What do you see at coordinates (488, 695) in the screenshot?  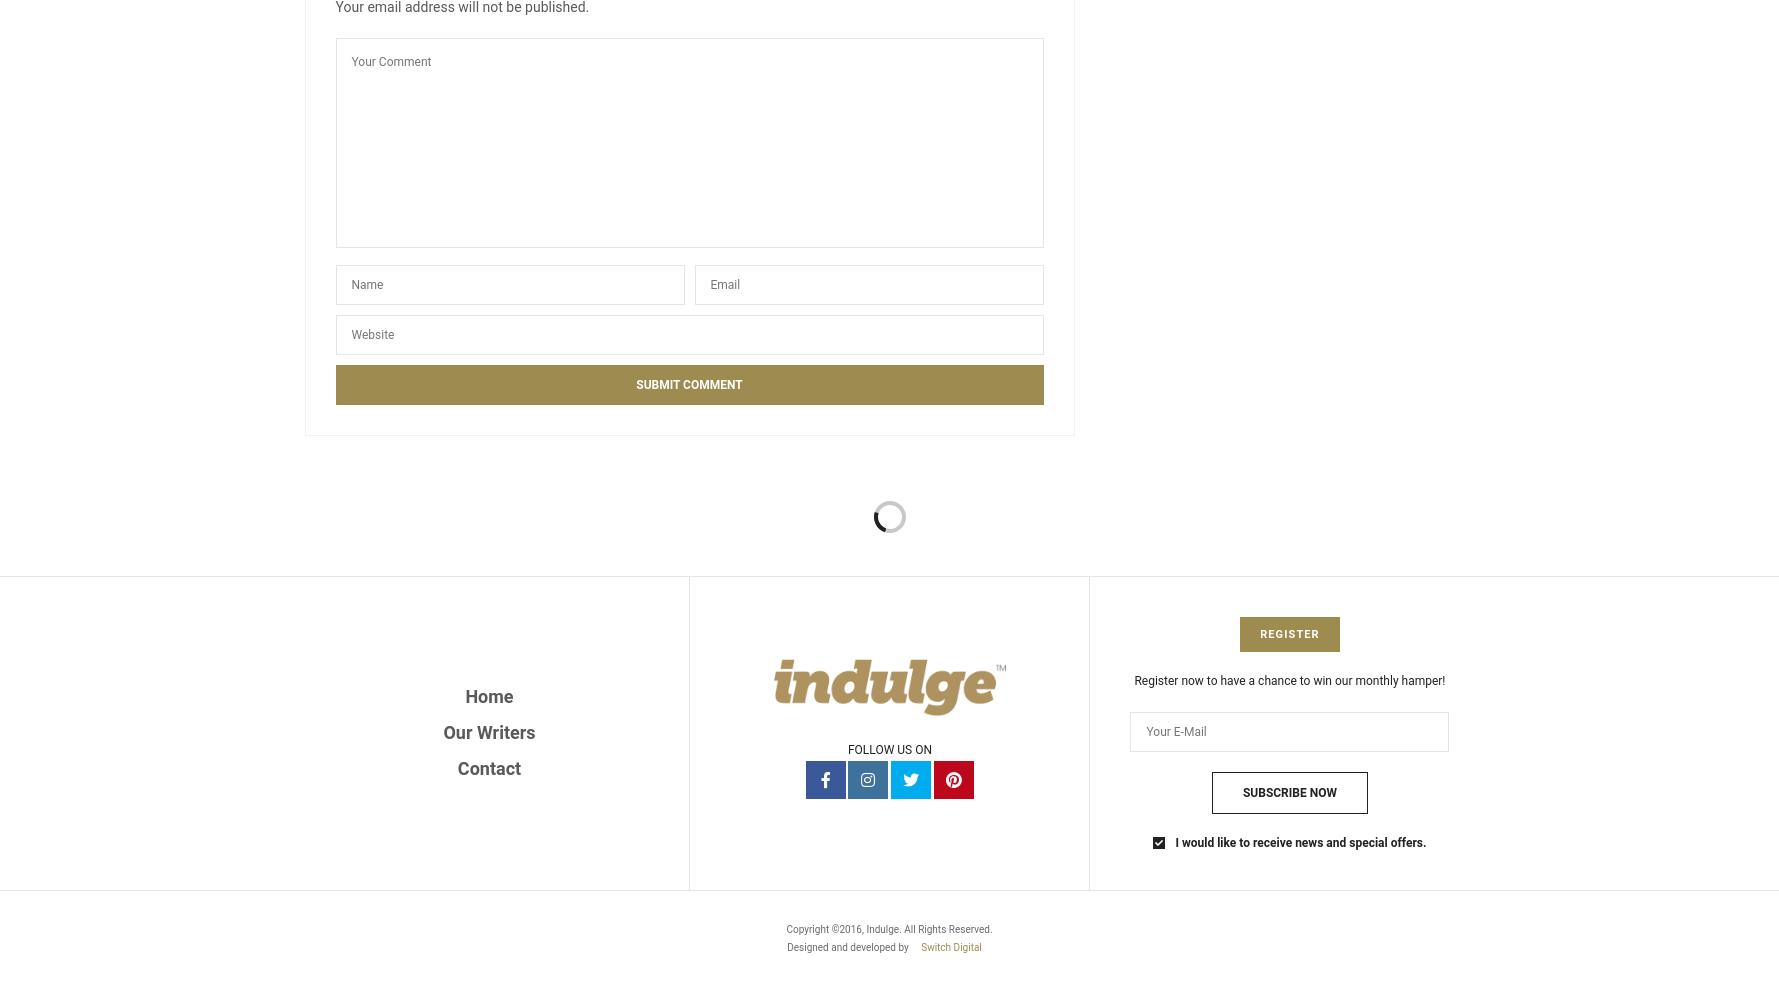 I see `'Home'` at bounding box center [488, 695].